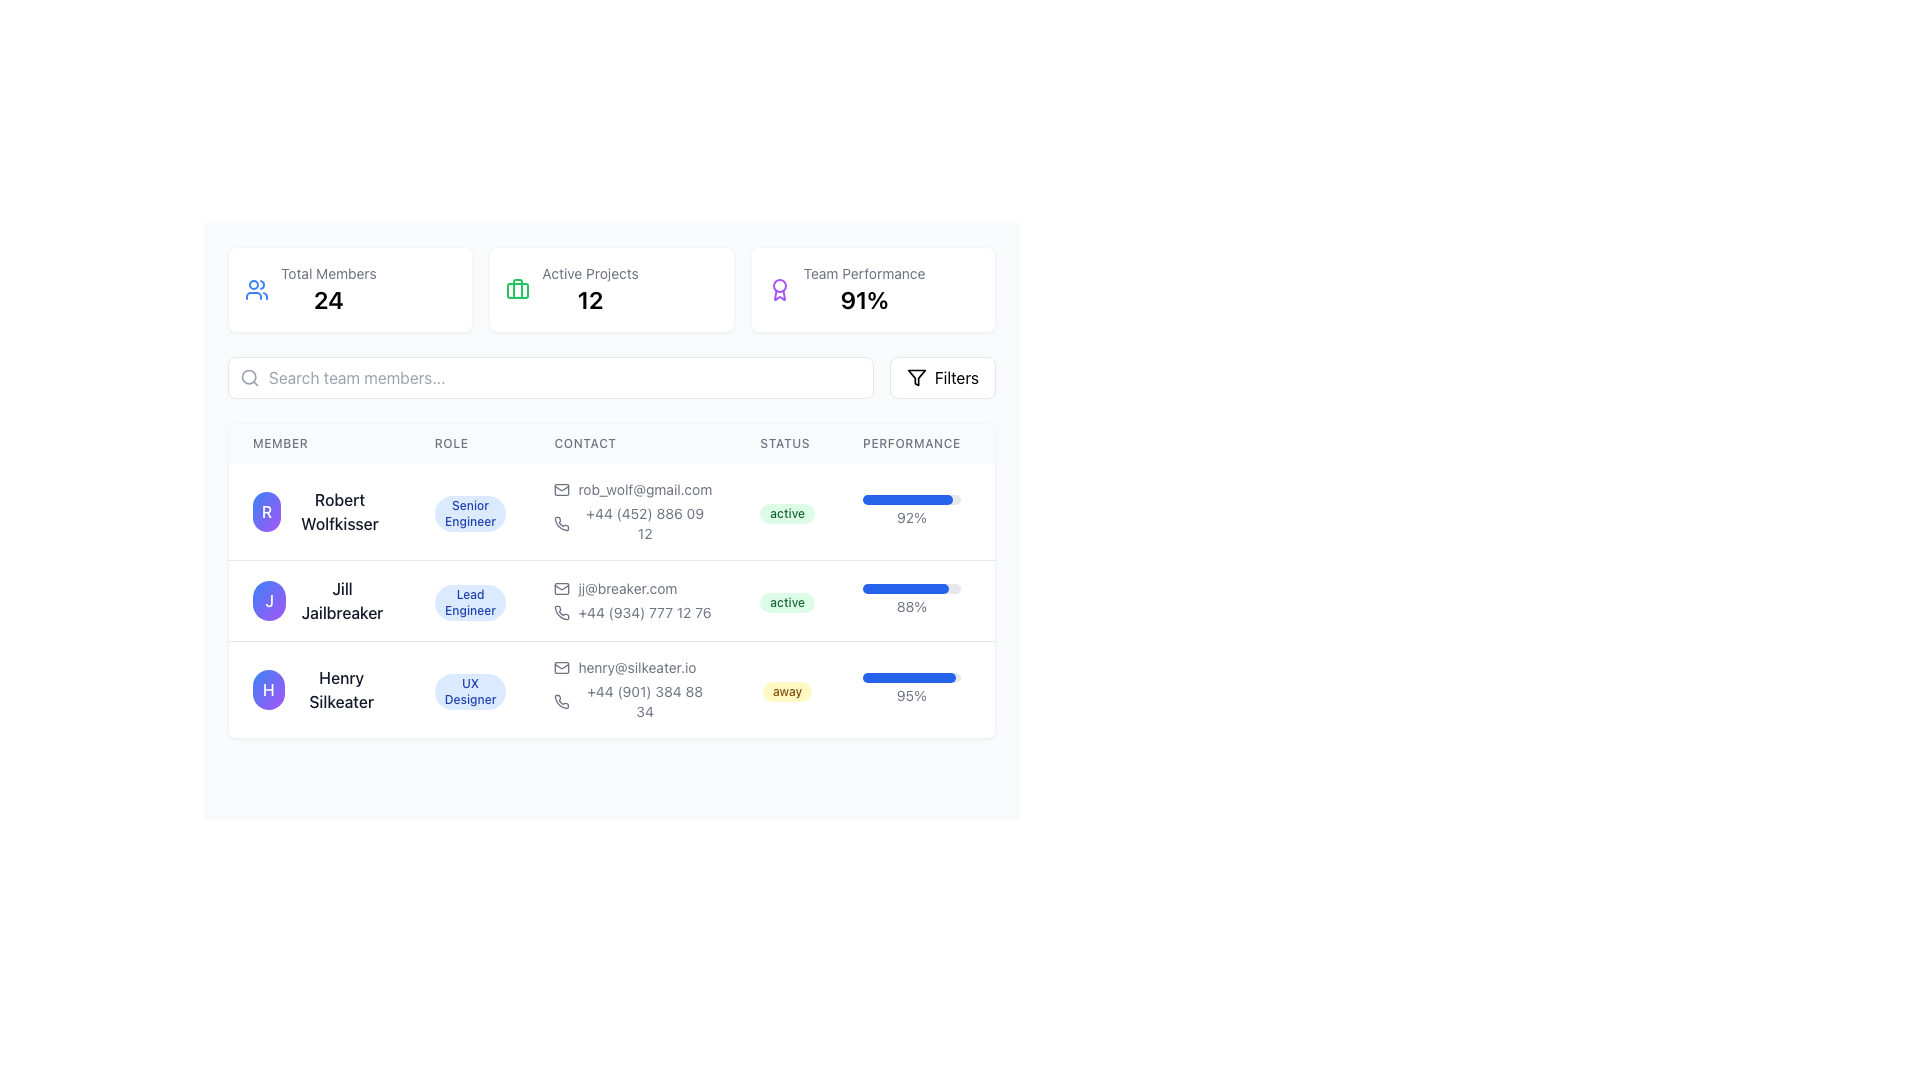  Describe the element at coordinates (873, 289) in the screenshot. I see `the interactive information card displaying the performance metric '91%' and the label 'Team Performance' located in the top-right corner of the grid layout` at that location.